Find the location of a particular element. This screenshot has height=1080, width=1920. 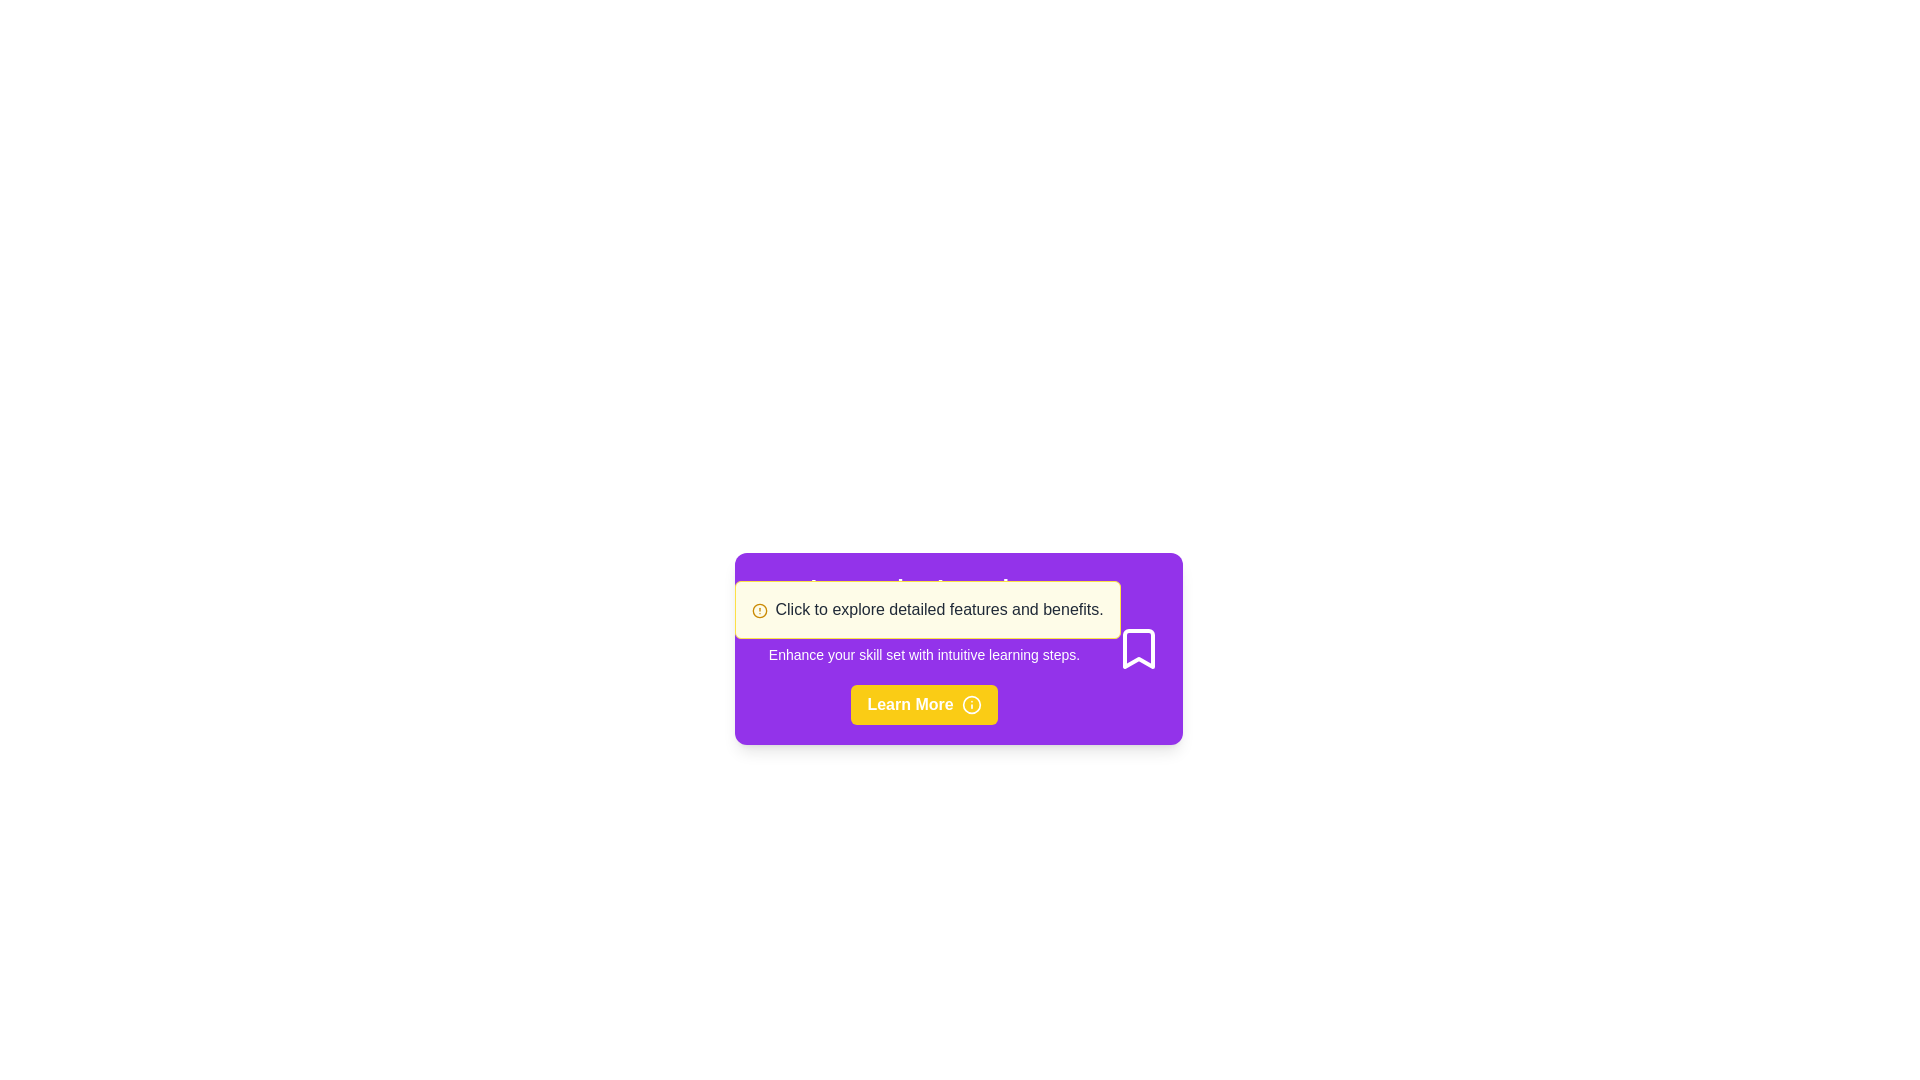

descriptive information provided in the text content located below the 'Interactive Learning Assistant' title and above the 'Learn More' button within its purple card is located at coordinates (923, 655).